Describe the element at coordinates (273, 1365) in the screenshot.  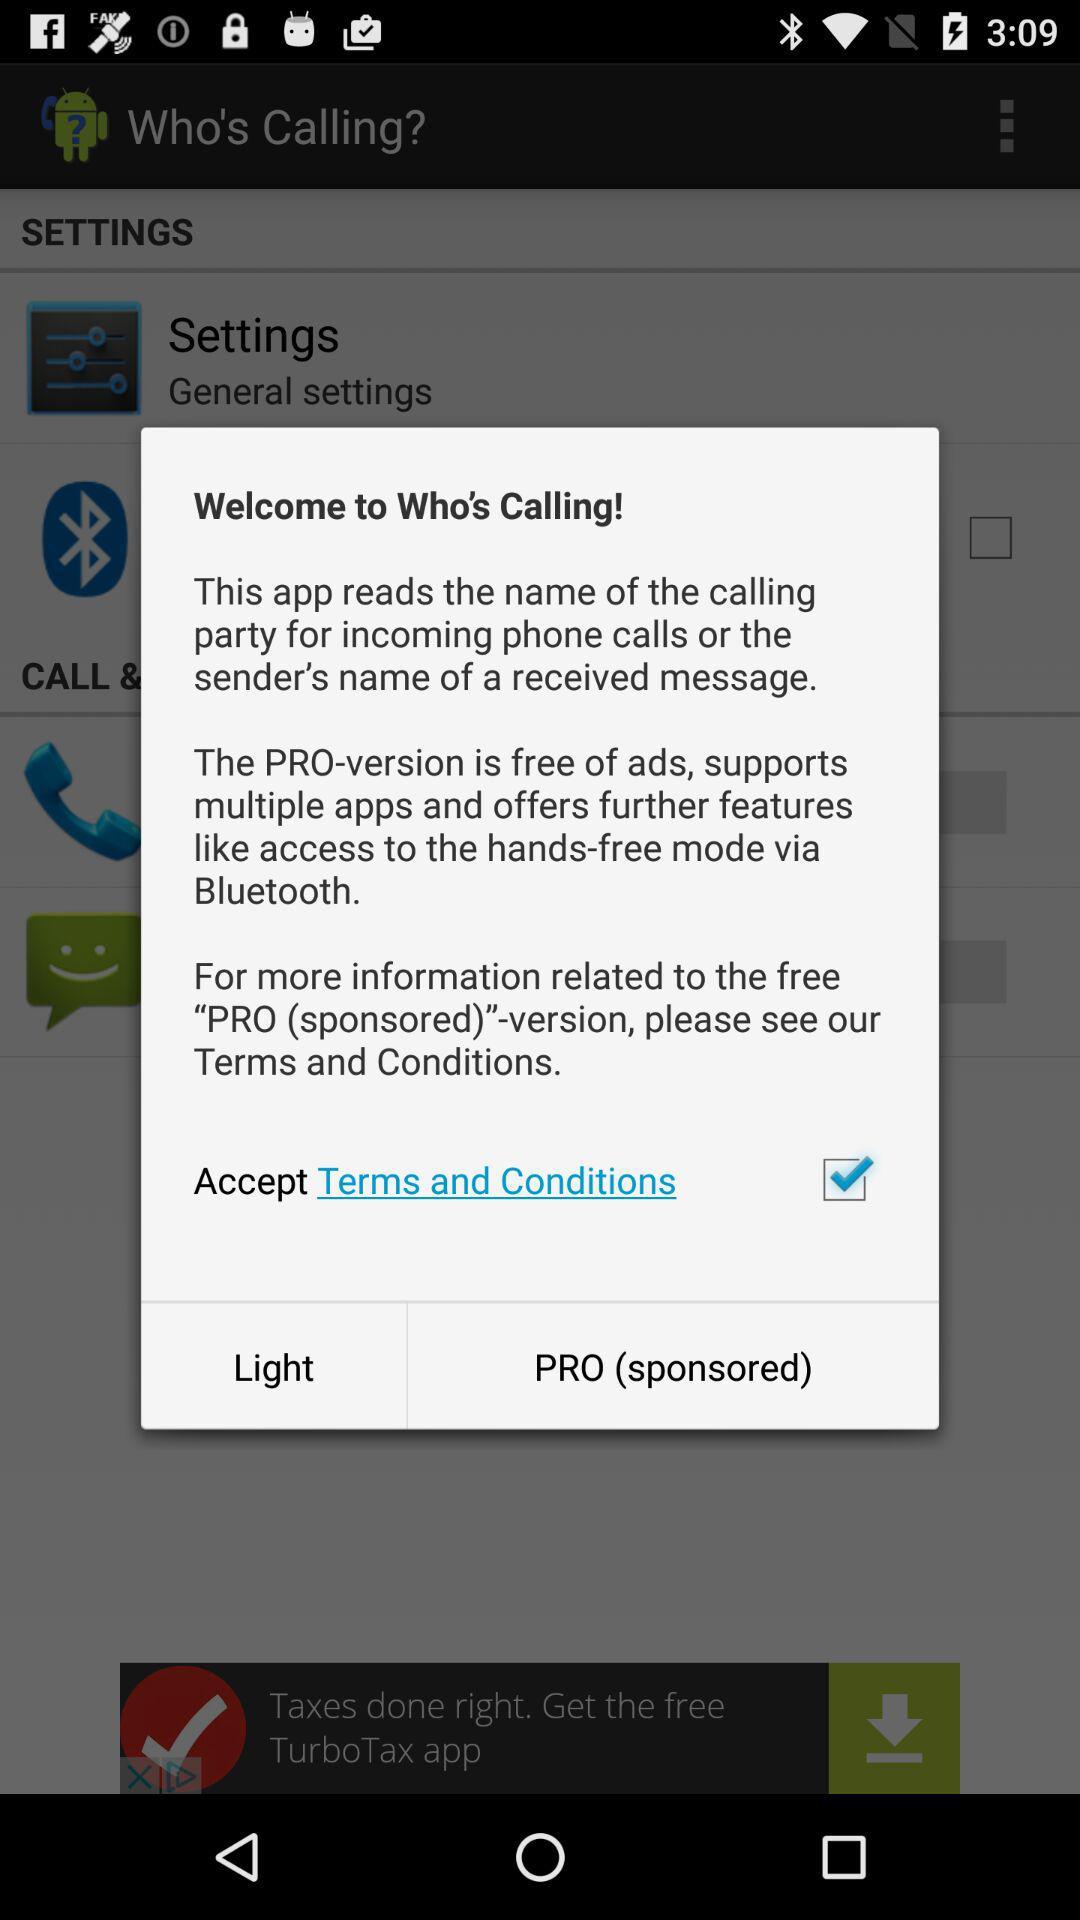
I see `light button` at that location.